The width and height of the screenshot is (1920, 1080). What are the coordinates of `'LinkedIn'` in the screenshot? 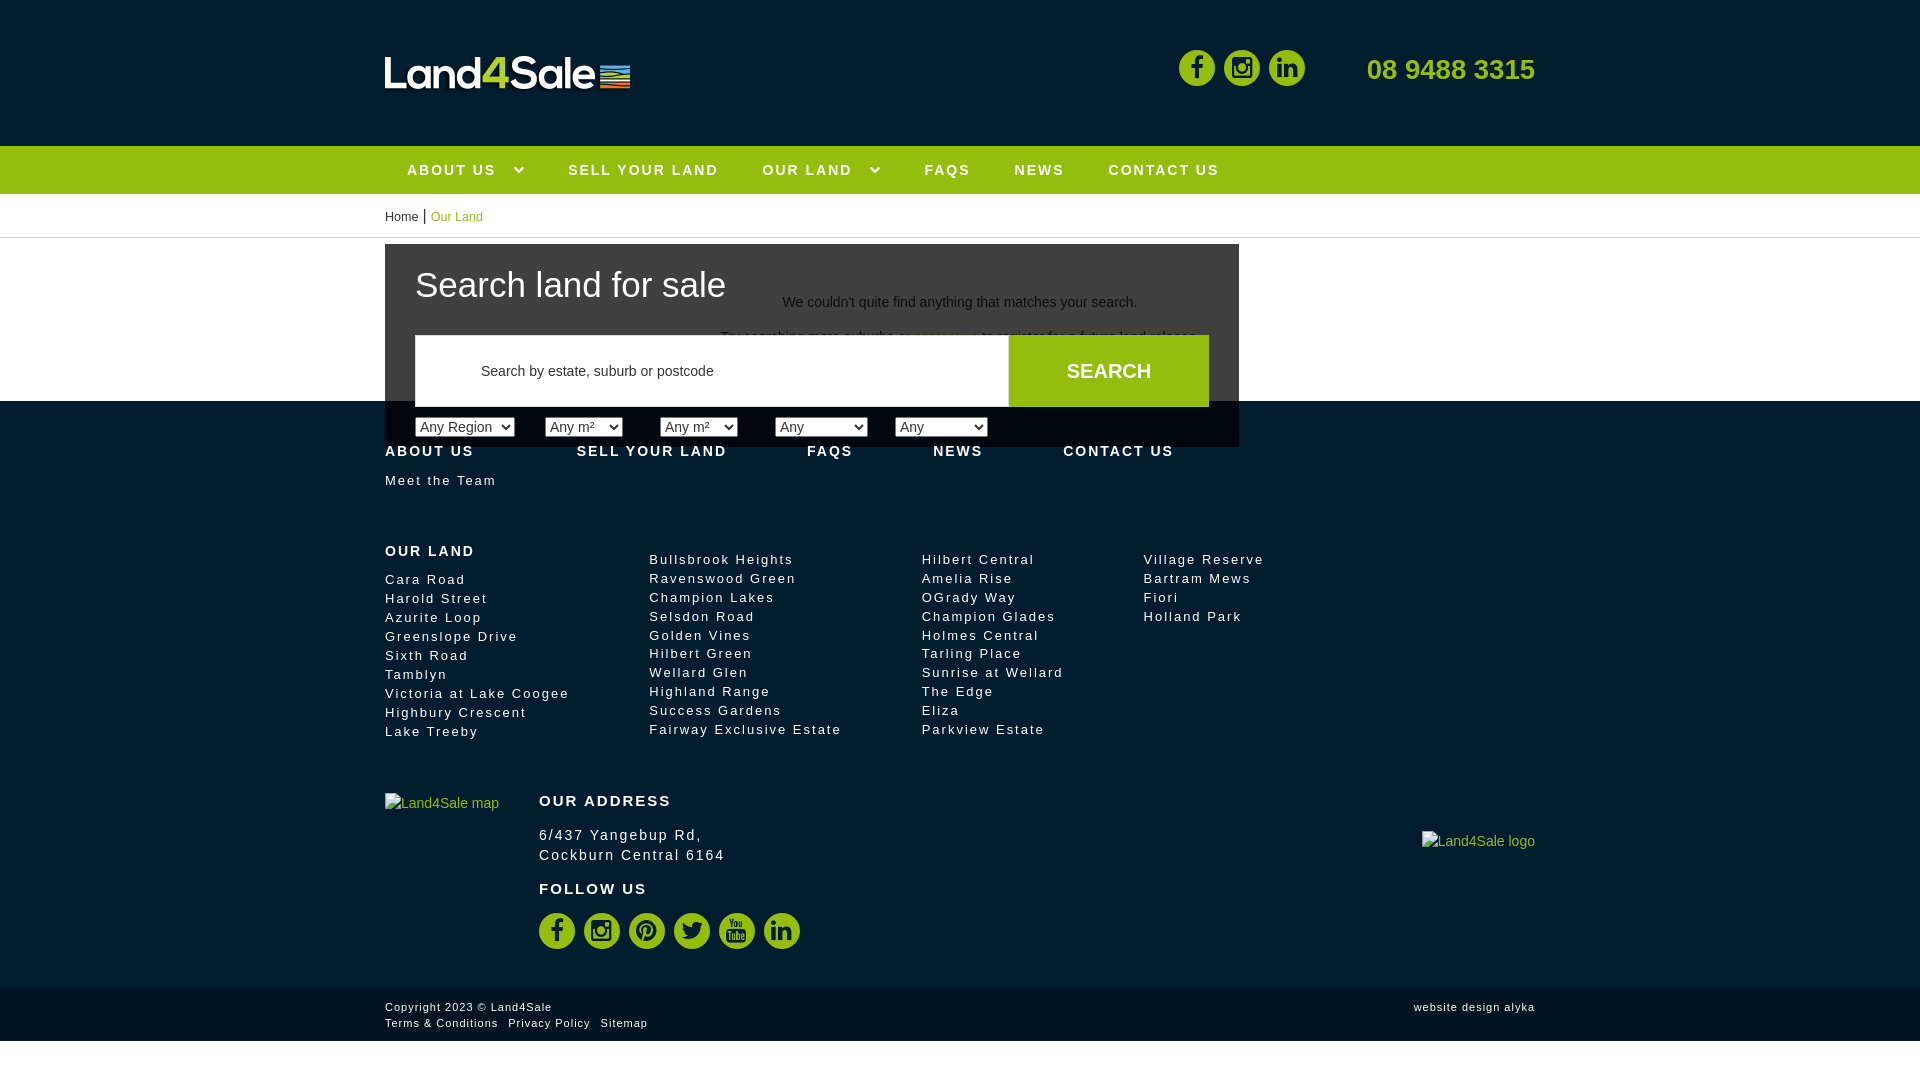 It's located at (1287, 64).